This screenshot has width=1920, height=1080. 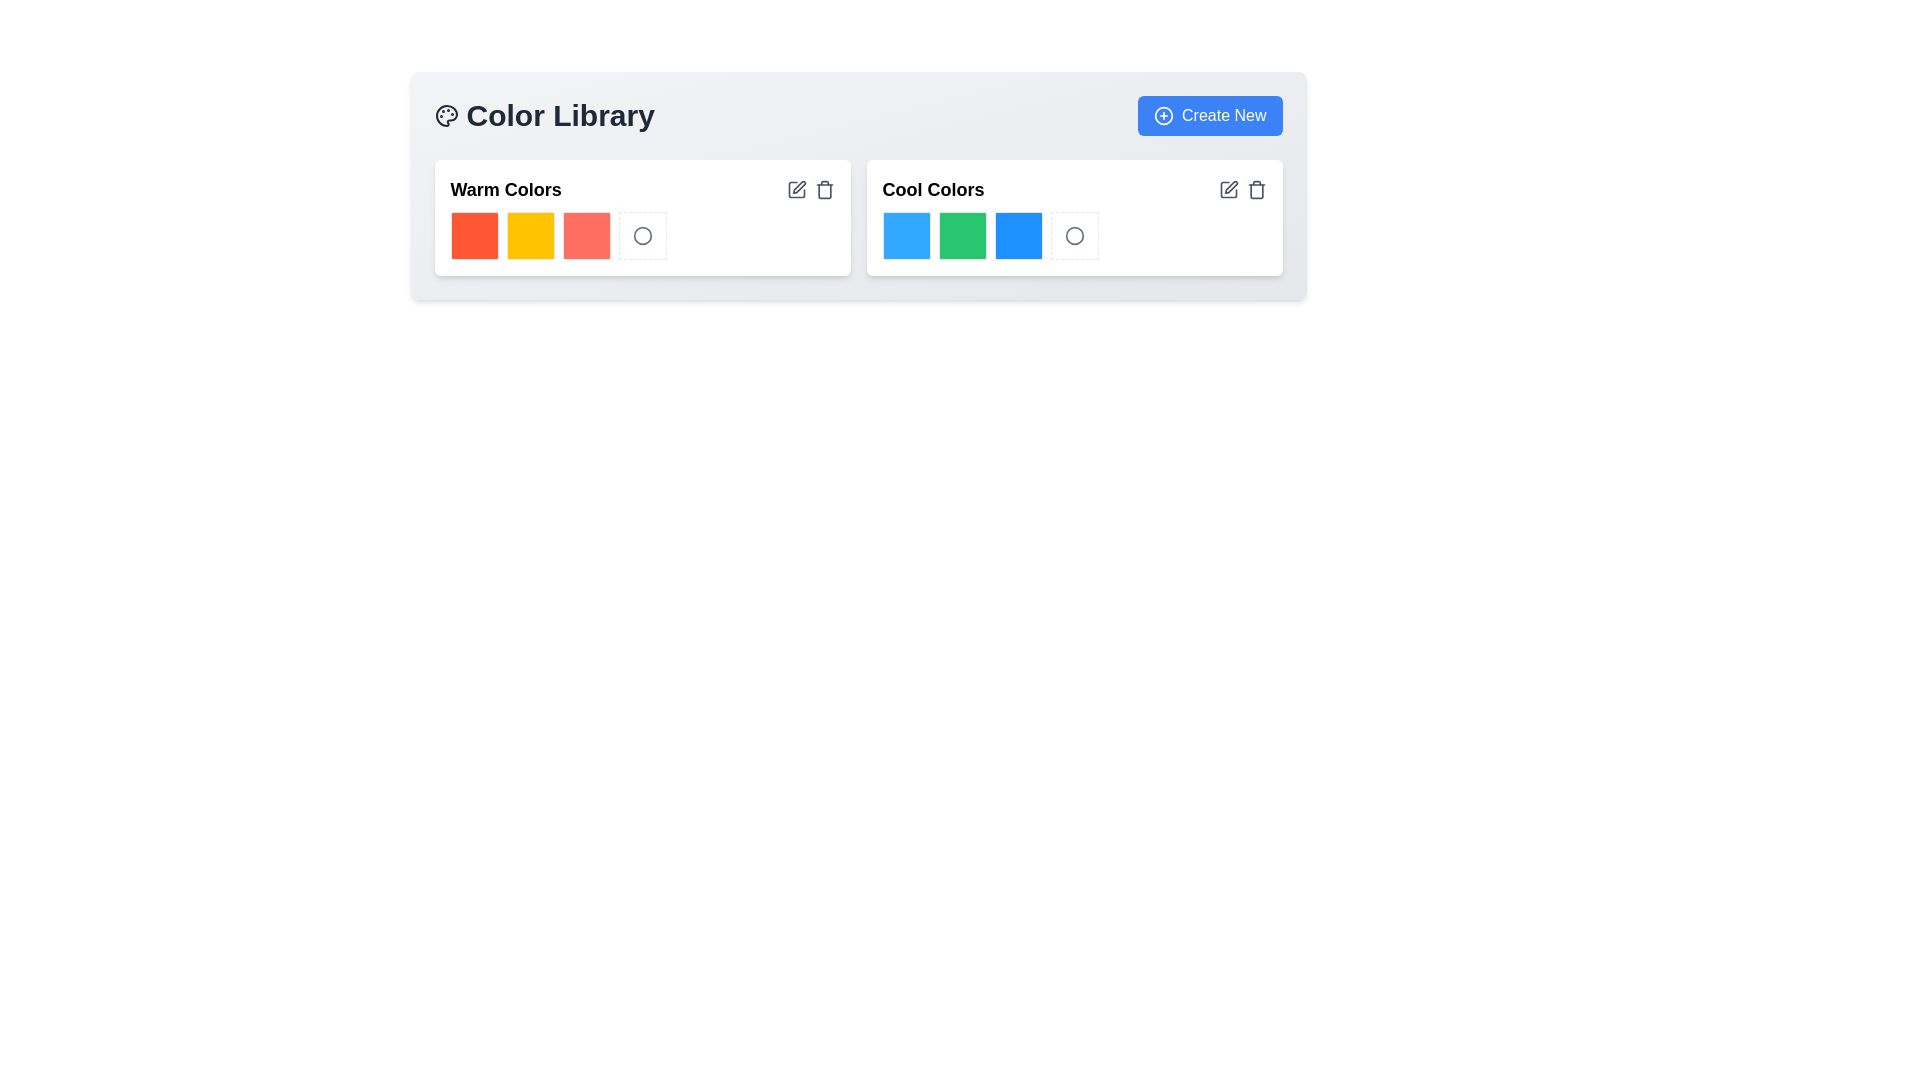 What do you see at coordinates (1018, 234) in the screenshot?
I see `the third square in the 'Cool Colors' section of the 'Color Library' card, which has a bright blue background and rounded corners` at bounding box center [1018, 234].